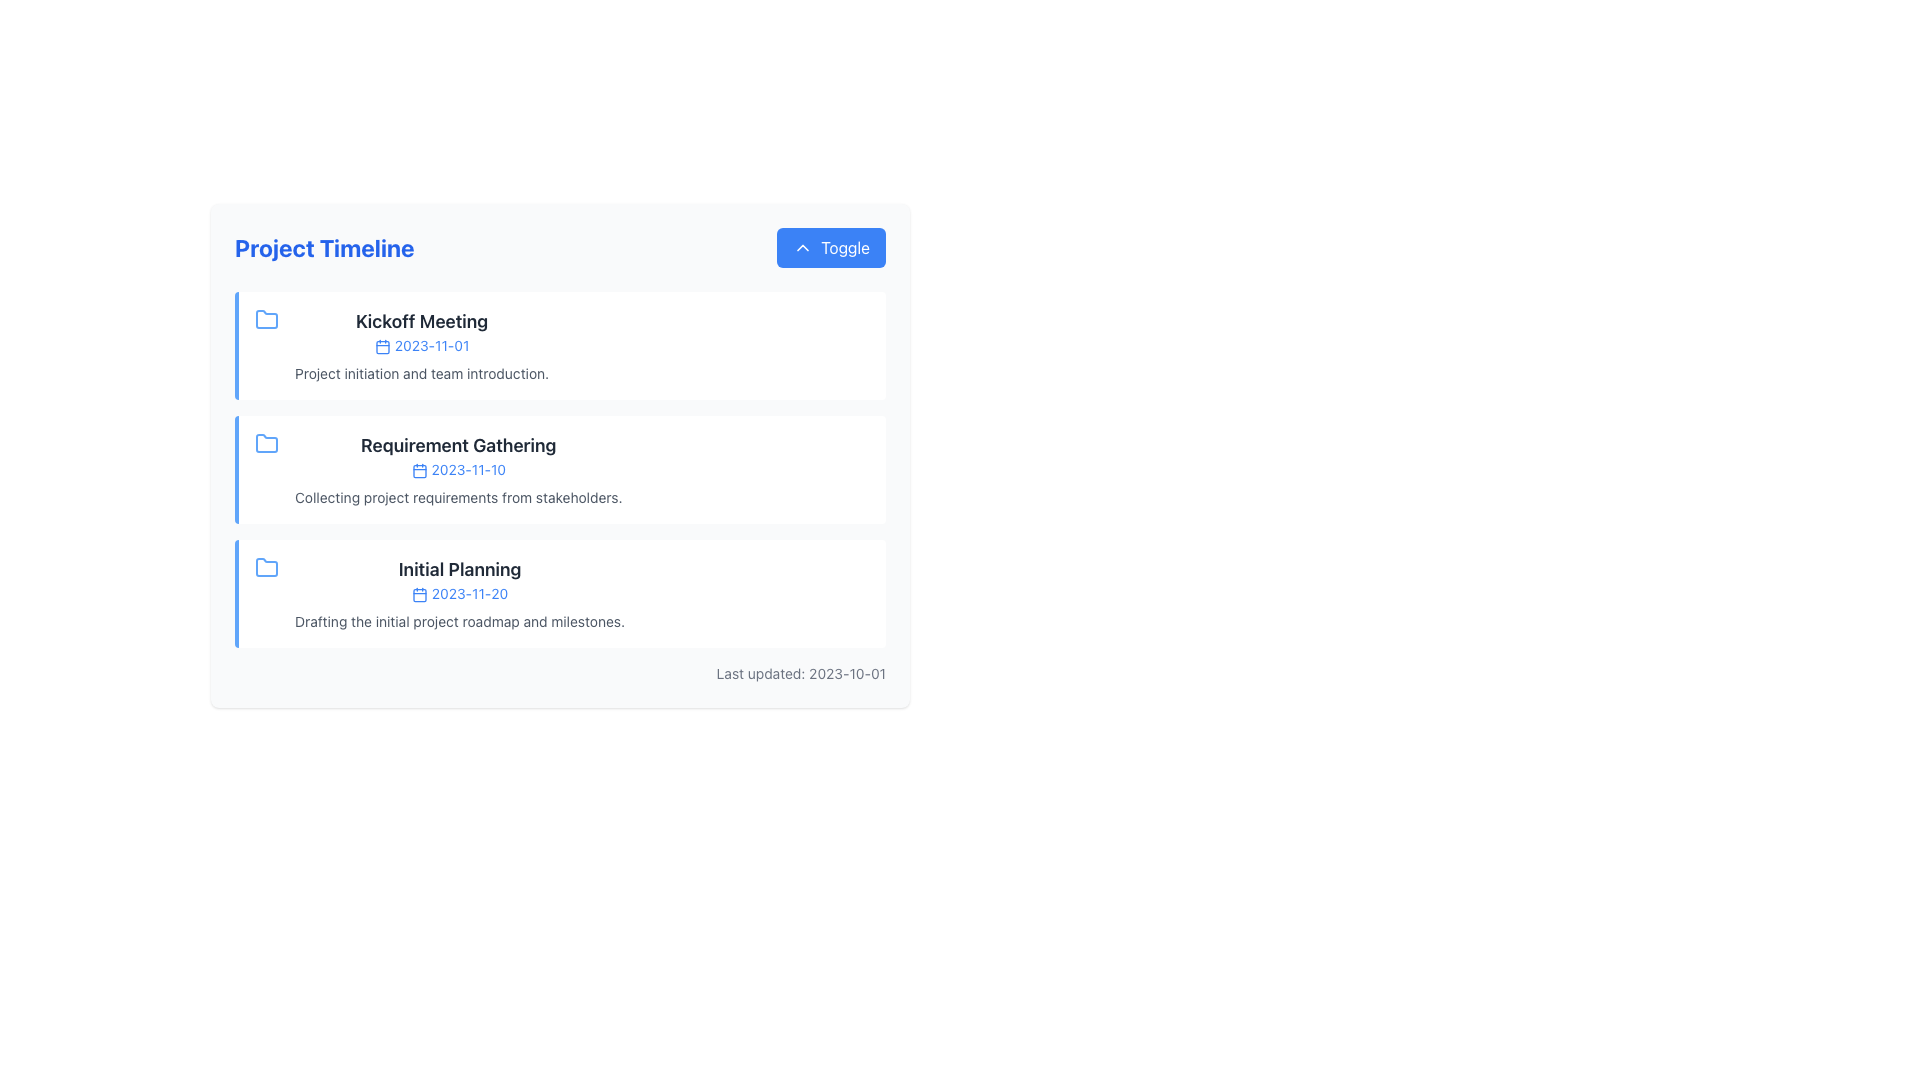 The width and height of the screenshot is (1920, 1080). Describe the element at coordinates (831, 246) in the screenshot. I see `the rectangular blue button with rounded edges labeled 'Toggle' to potentially see a hover effect` at that location.